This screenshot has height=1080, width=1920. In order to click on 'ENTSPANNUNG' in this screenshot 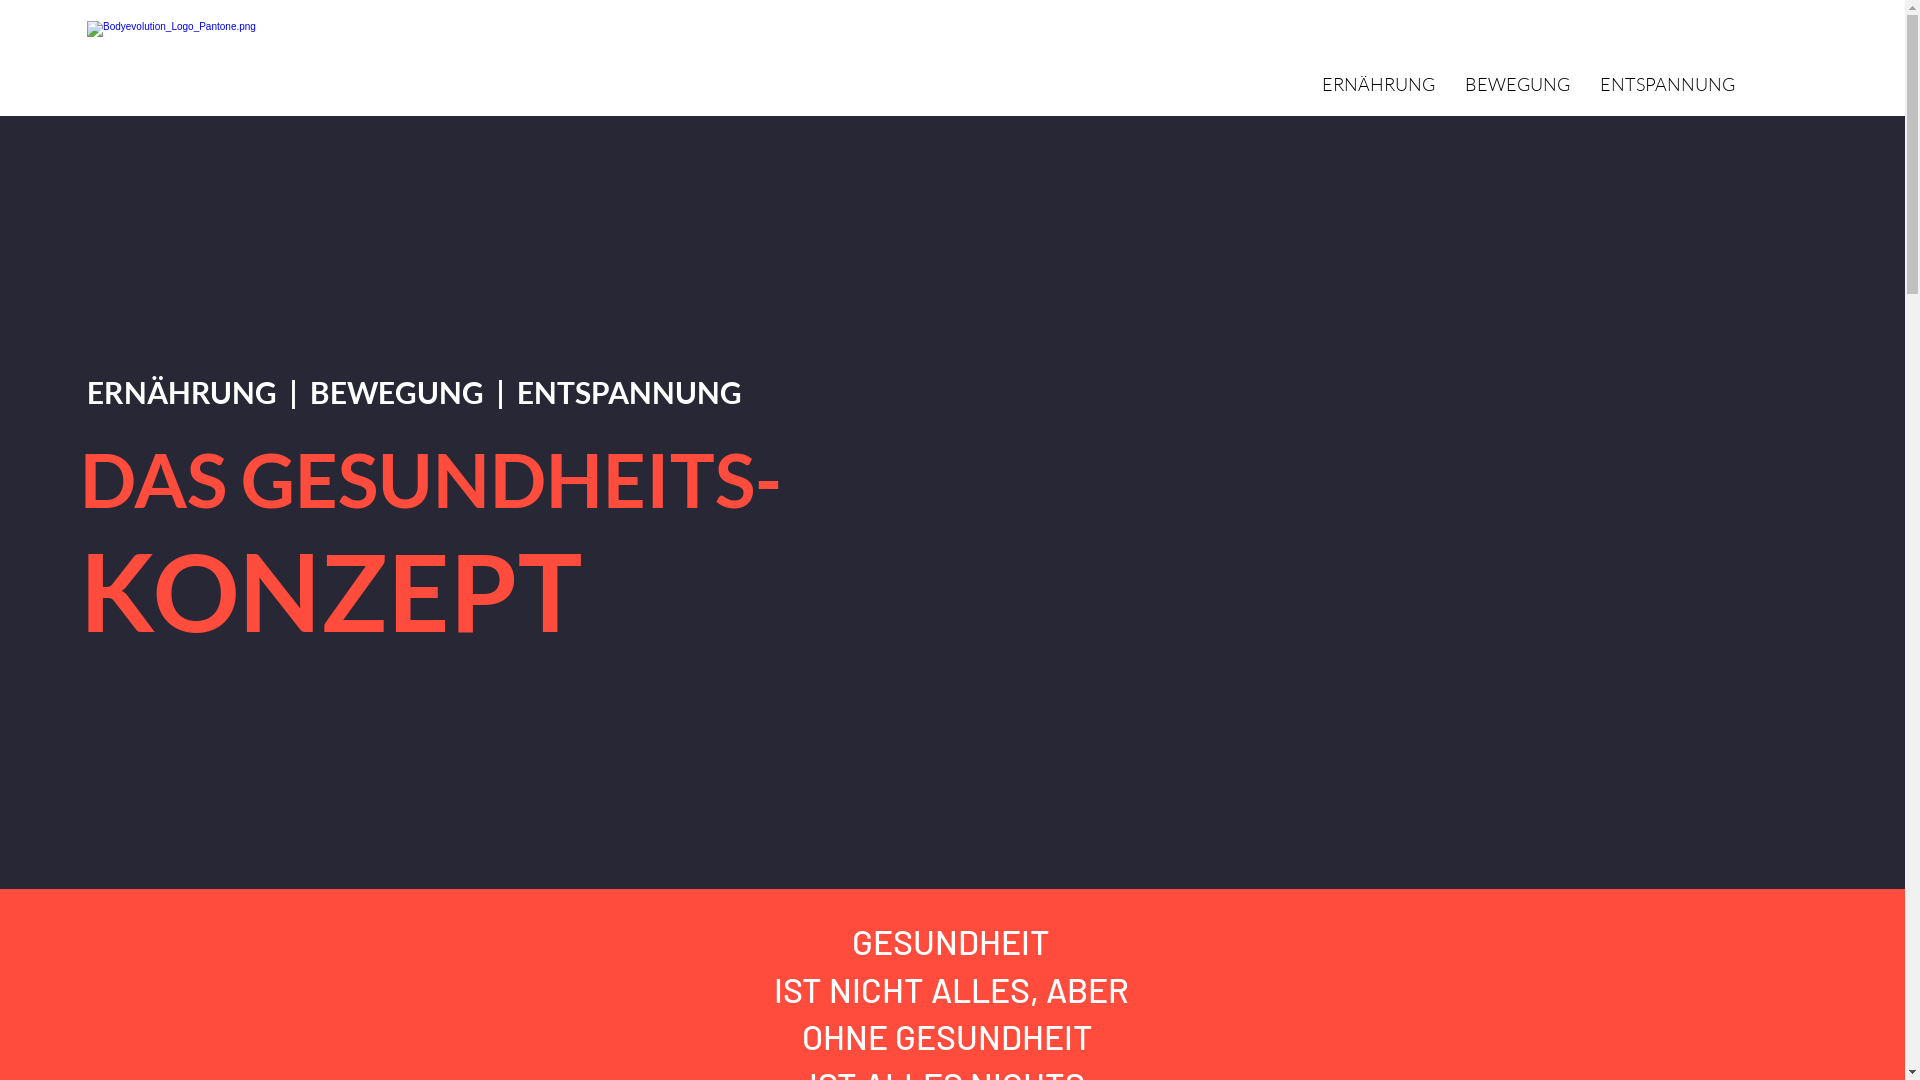, I will do `click(1583, 83)`.